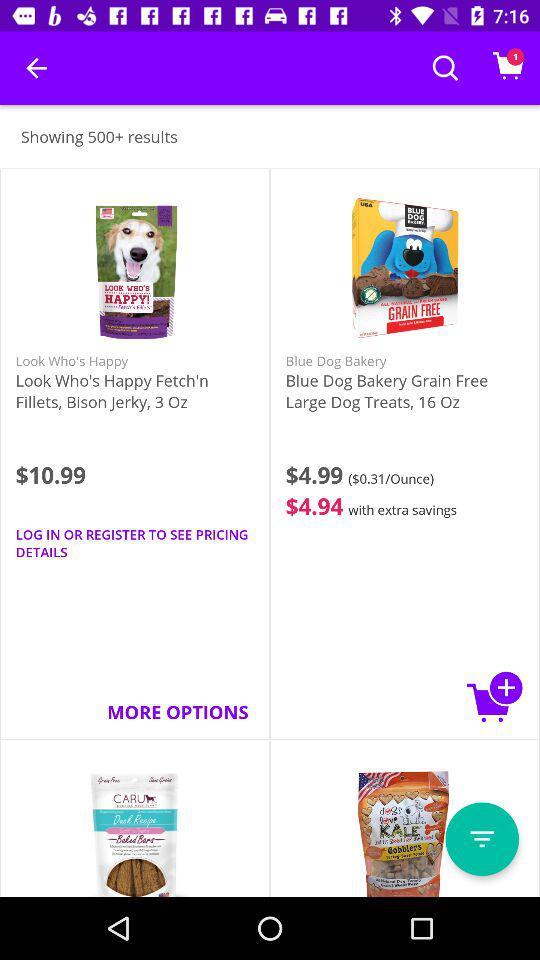 This screenshot has width=540, height=960. Describe the element at coordinates (135, 543) in the screenshot. I see `log in or item` at that location.